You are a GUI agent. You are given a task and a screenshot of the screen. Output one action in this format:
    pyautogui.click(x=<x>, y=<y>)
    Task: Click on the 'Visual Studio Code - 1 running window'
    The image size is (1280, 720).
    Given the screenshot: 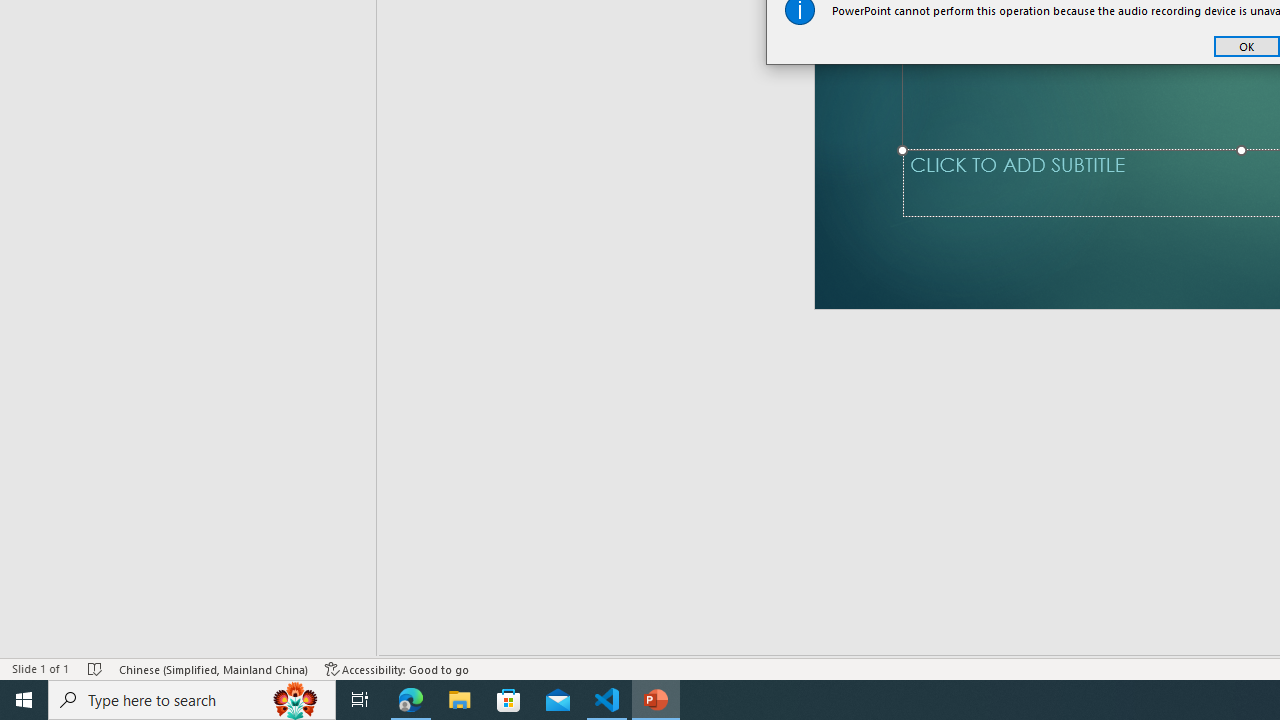 What is the action you would take?
    pyautogui.click(x=606, y=698)
    